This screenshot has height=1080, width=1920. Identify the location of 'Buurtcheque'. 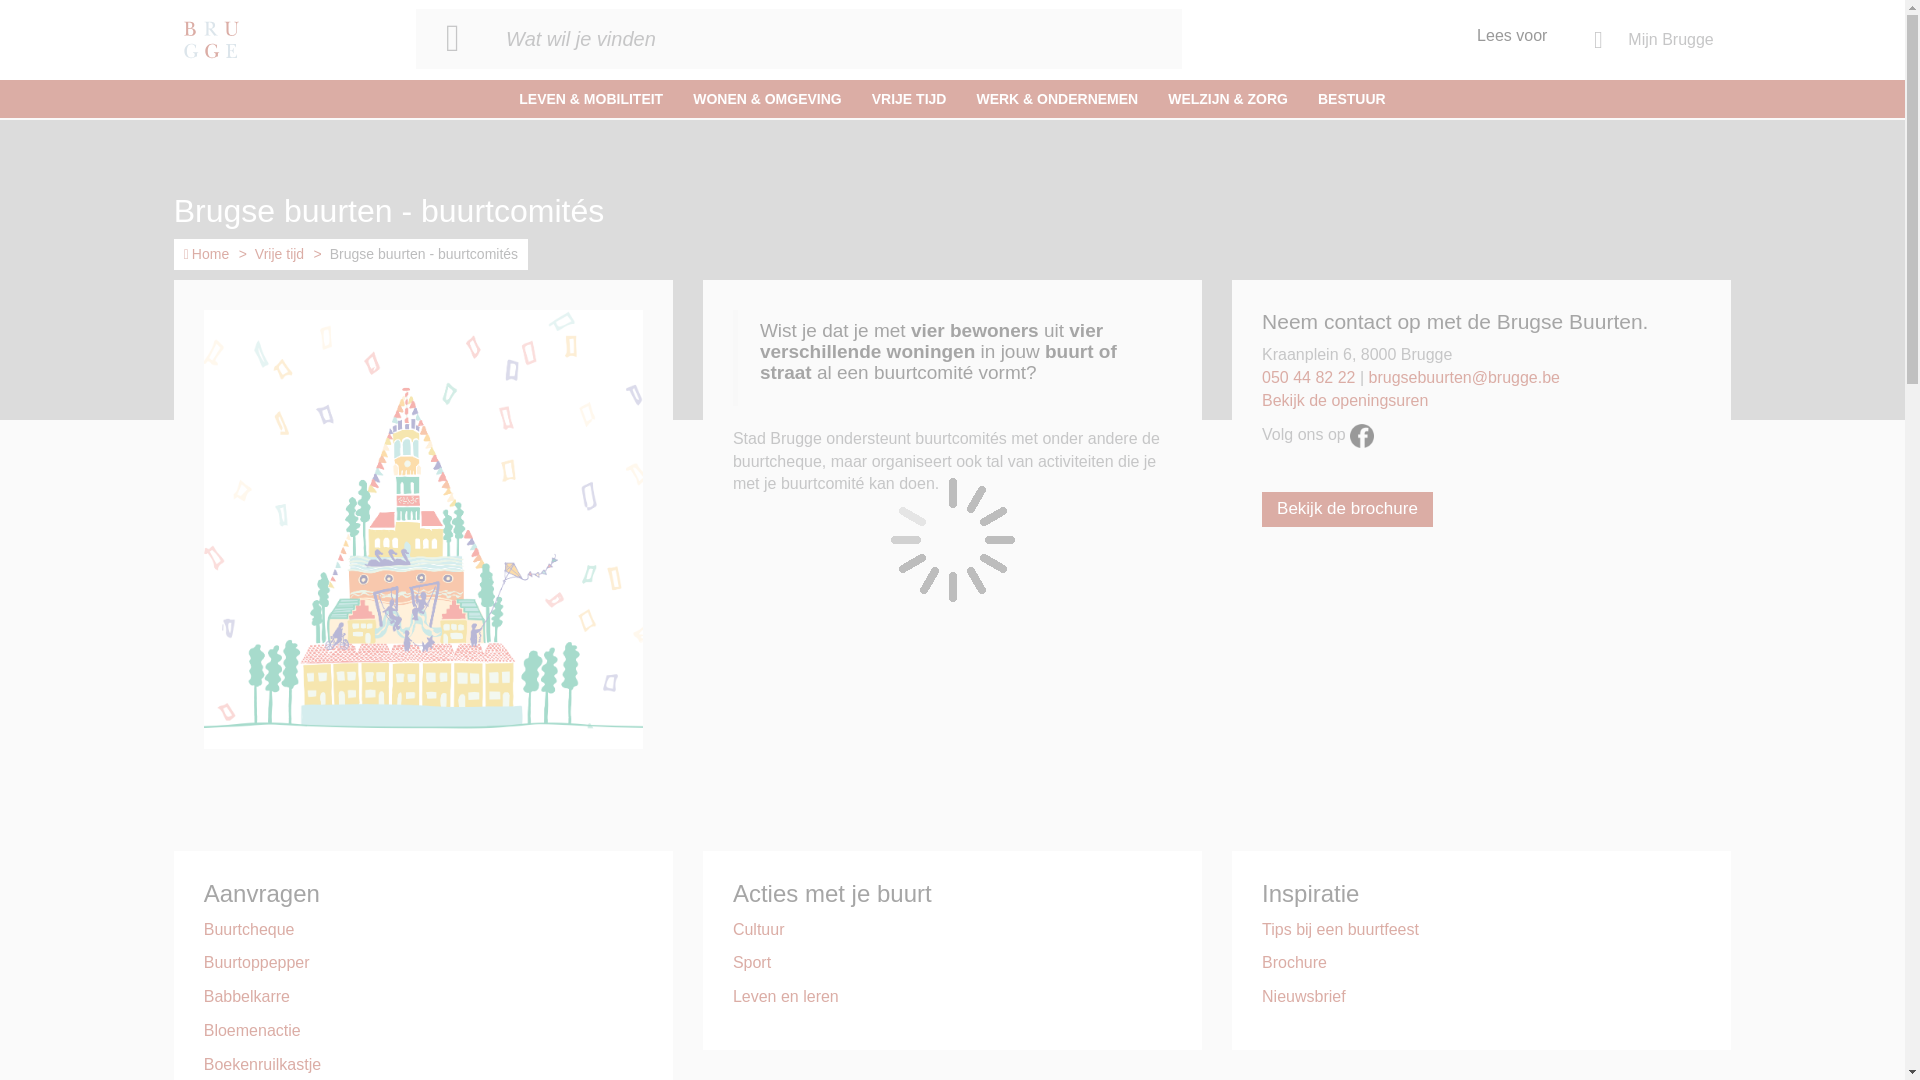
(248, 929).